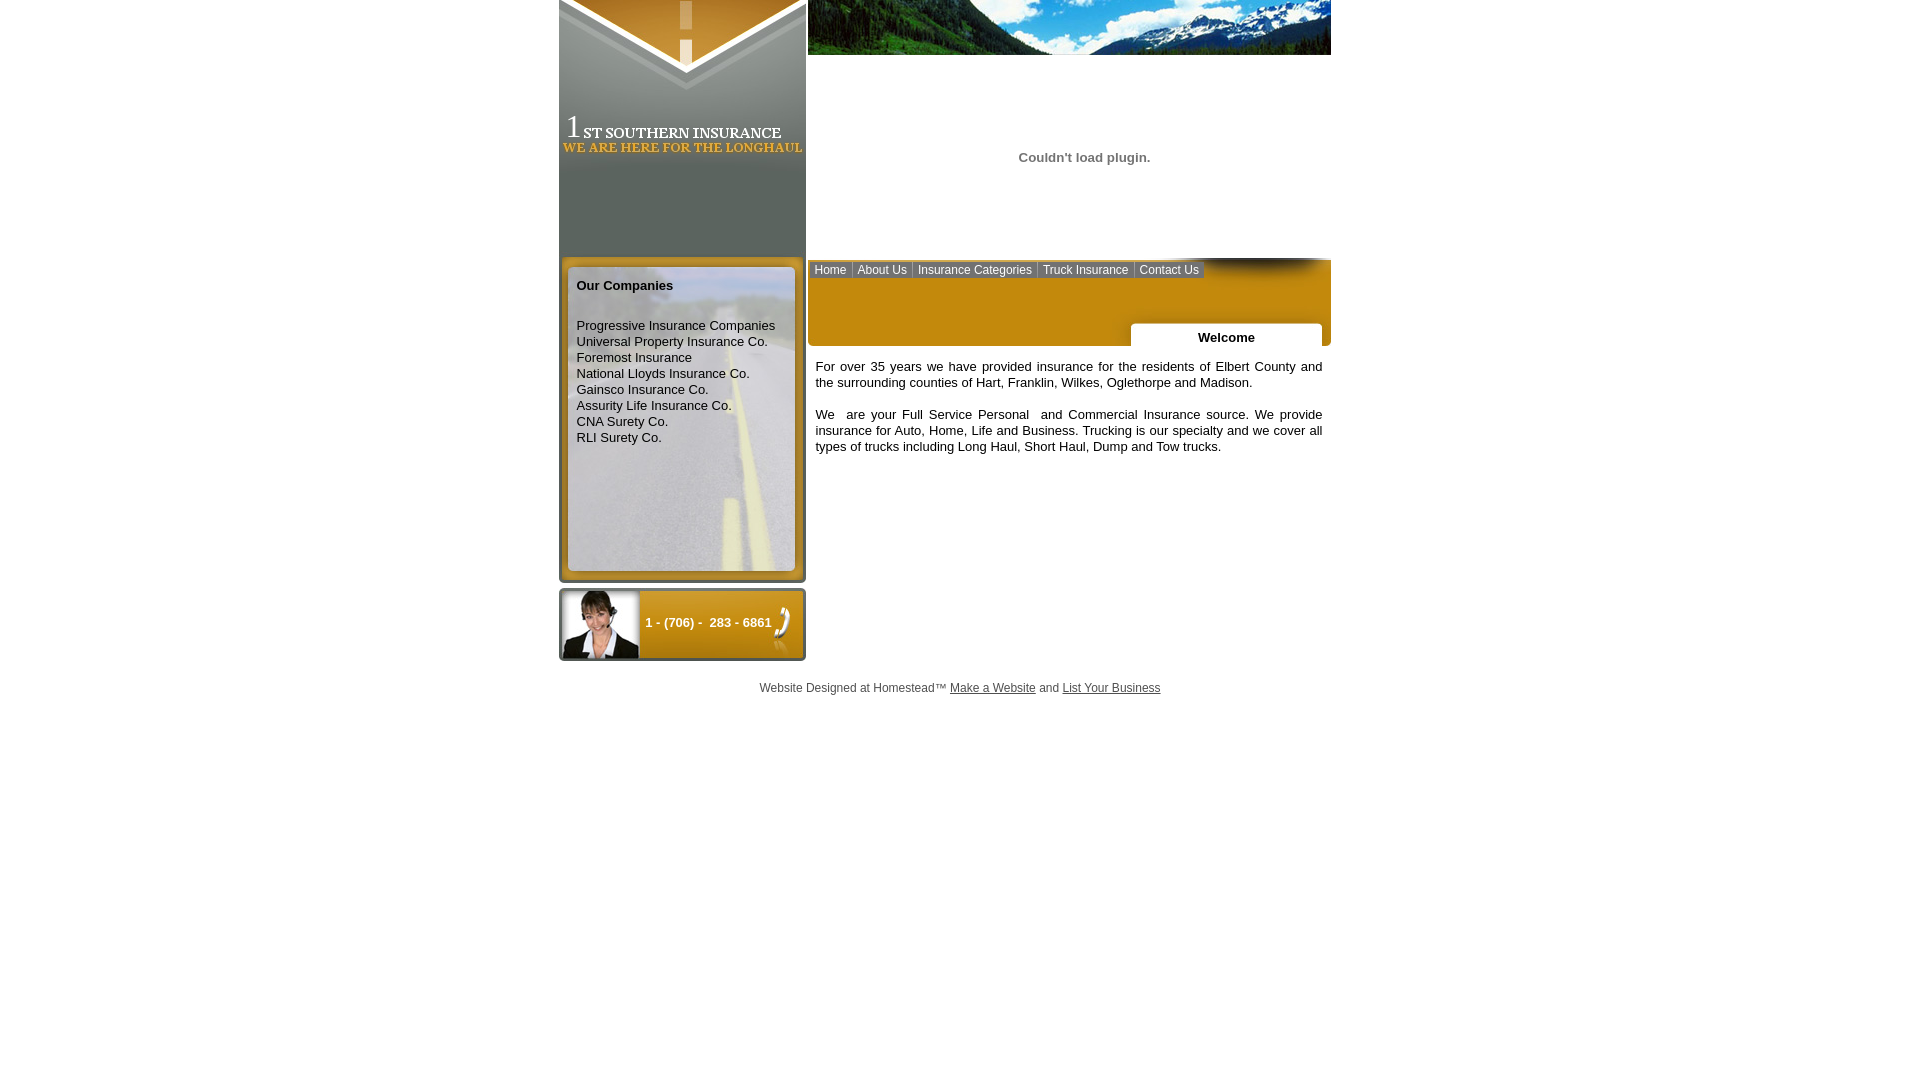 The image size is (1920, 1080). What do you see at coordinates (974, 272) in the screenshot?
I see `'Insurance Categories'` at bounding box center [974, 272].